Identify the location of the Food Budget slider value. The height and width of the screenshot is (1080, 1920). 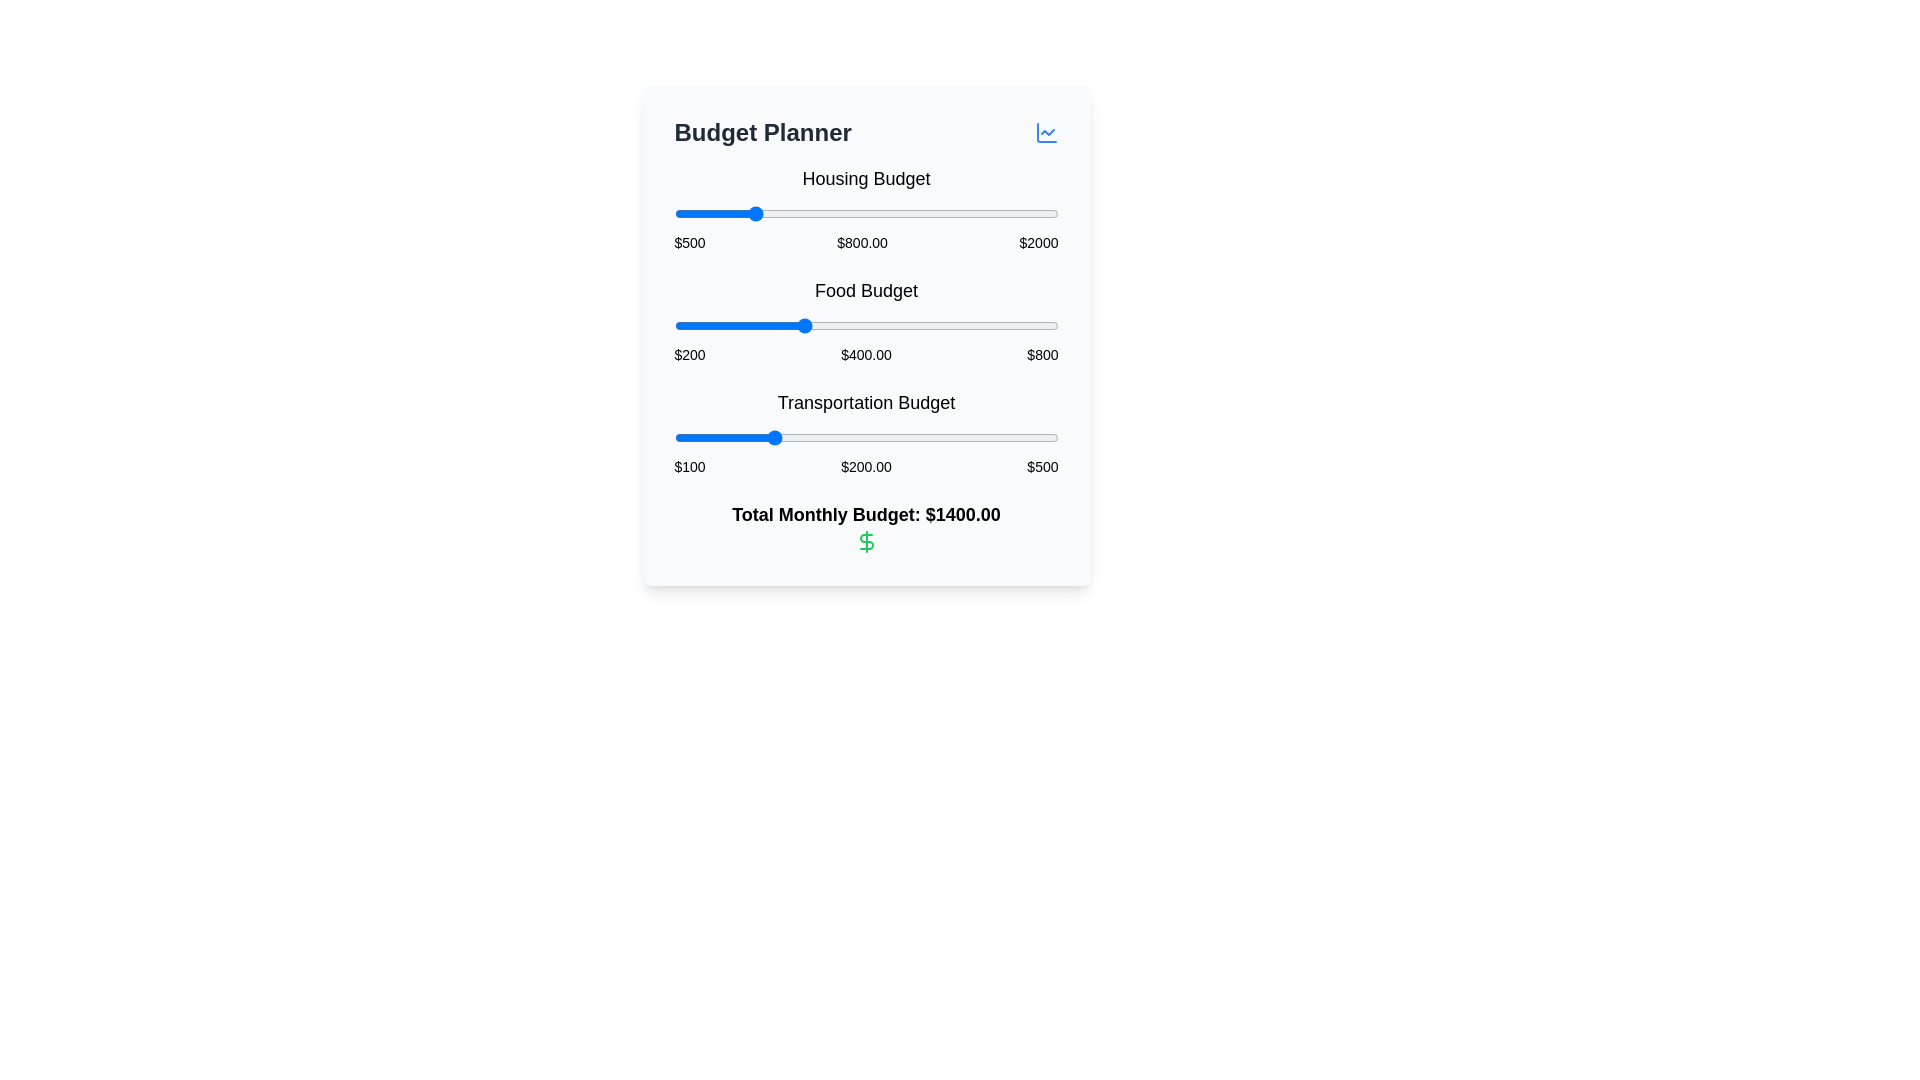
(910, 325).